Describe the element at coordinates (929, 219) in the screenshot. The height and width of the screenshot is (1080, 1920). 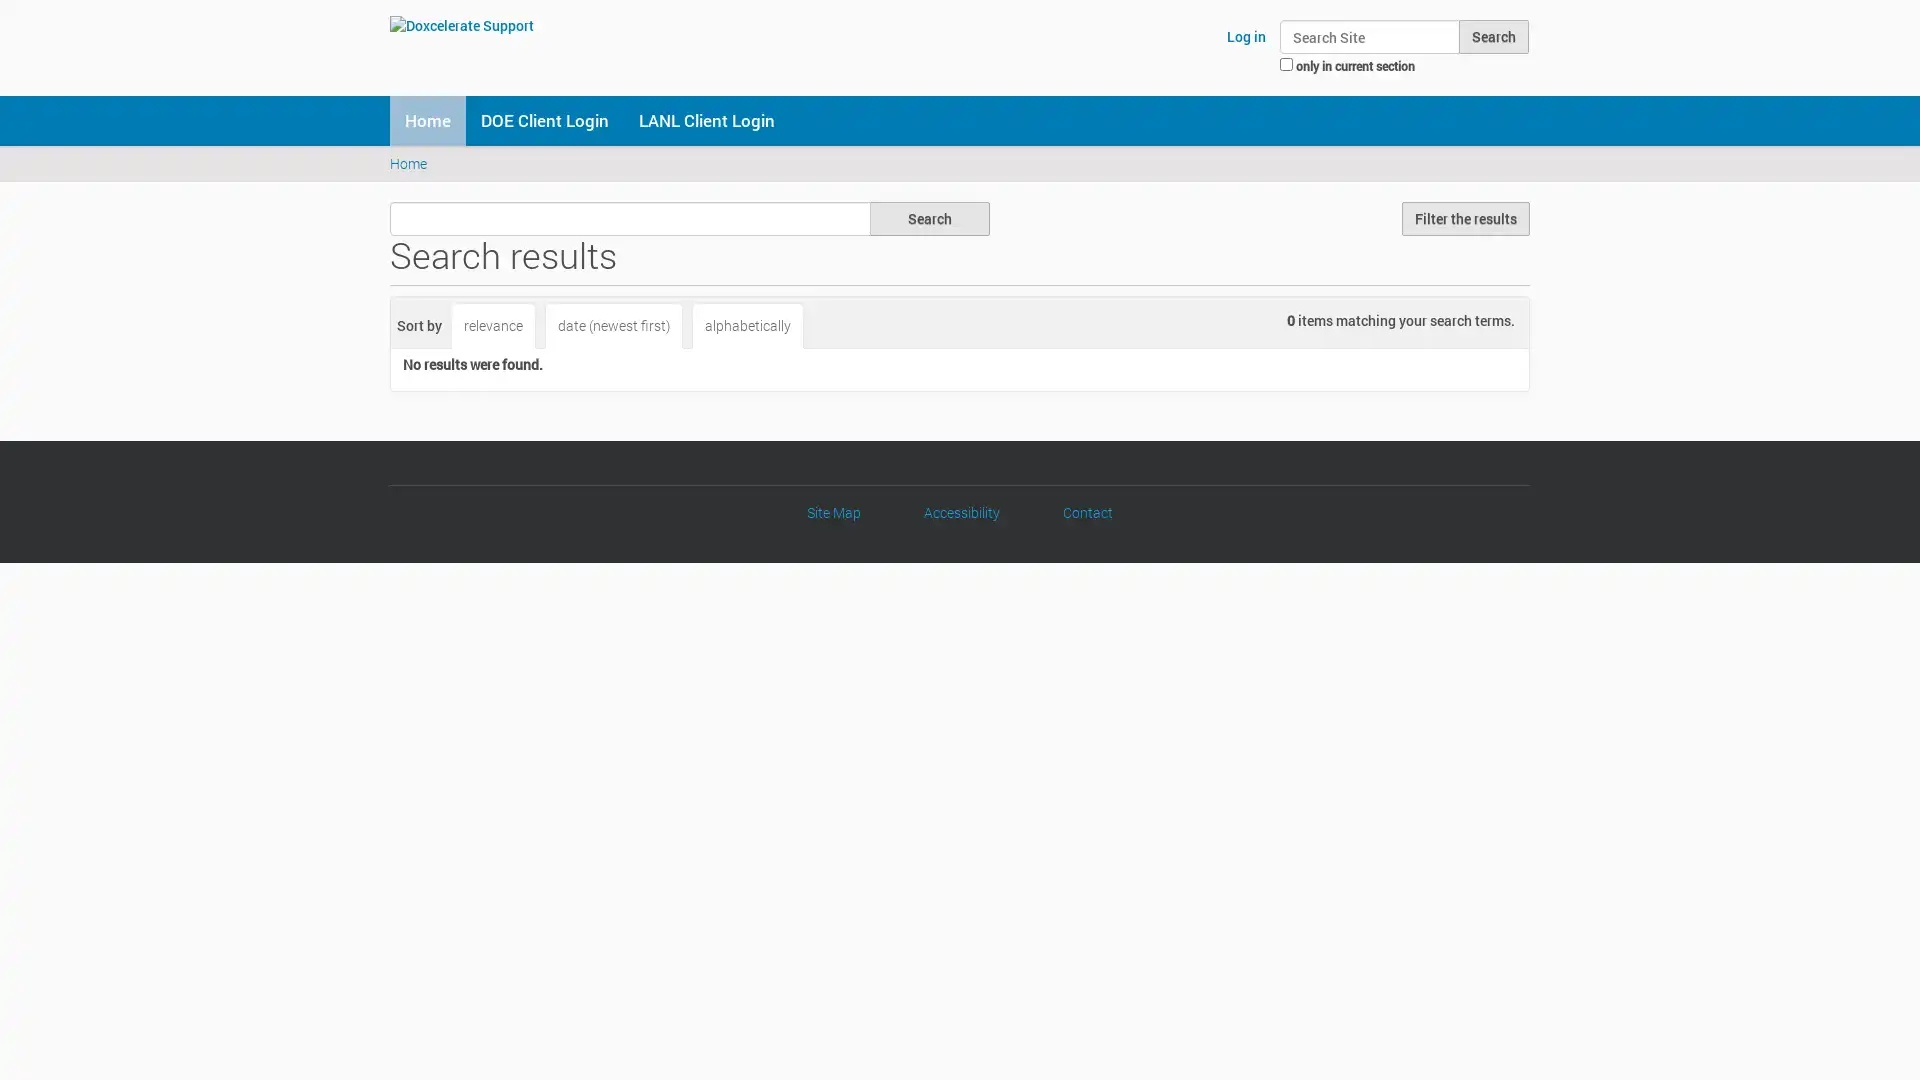
I see `Search` at that location.